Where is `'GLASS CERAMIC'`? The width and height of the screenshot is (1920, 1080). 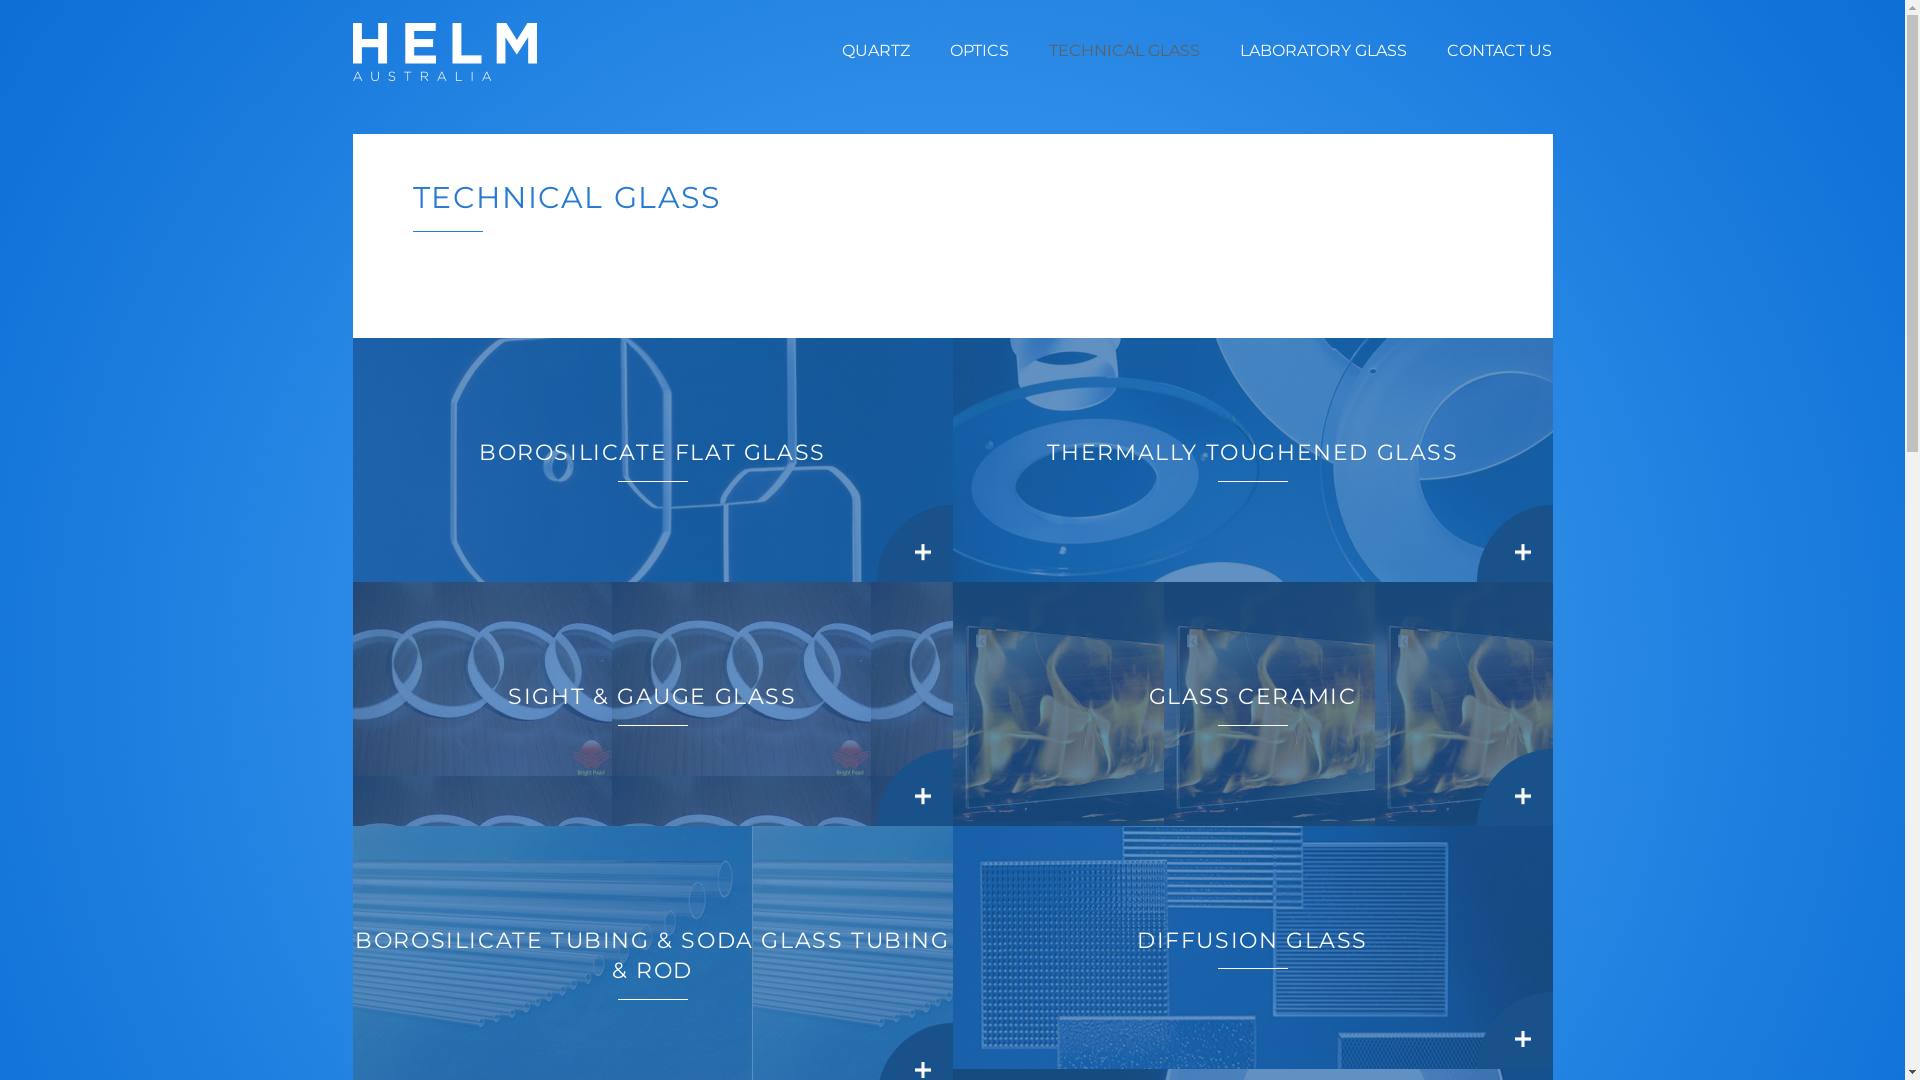 'GLASS CERAMIC' is located at coordinates (1251, 703).